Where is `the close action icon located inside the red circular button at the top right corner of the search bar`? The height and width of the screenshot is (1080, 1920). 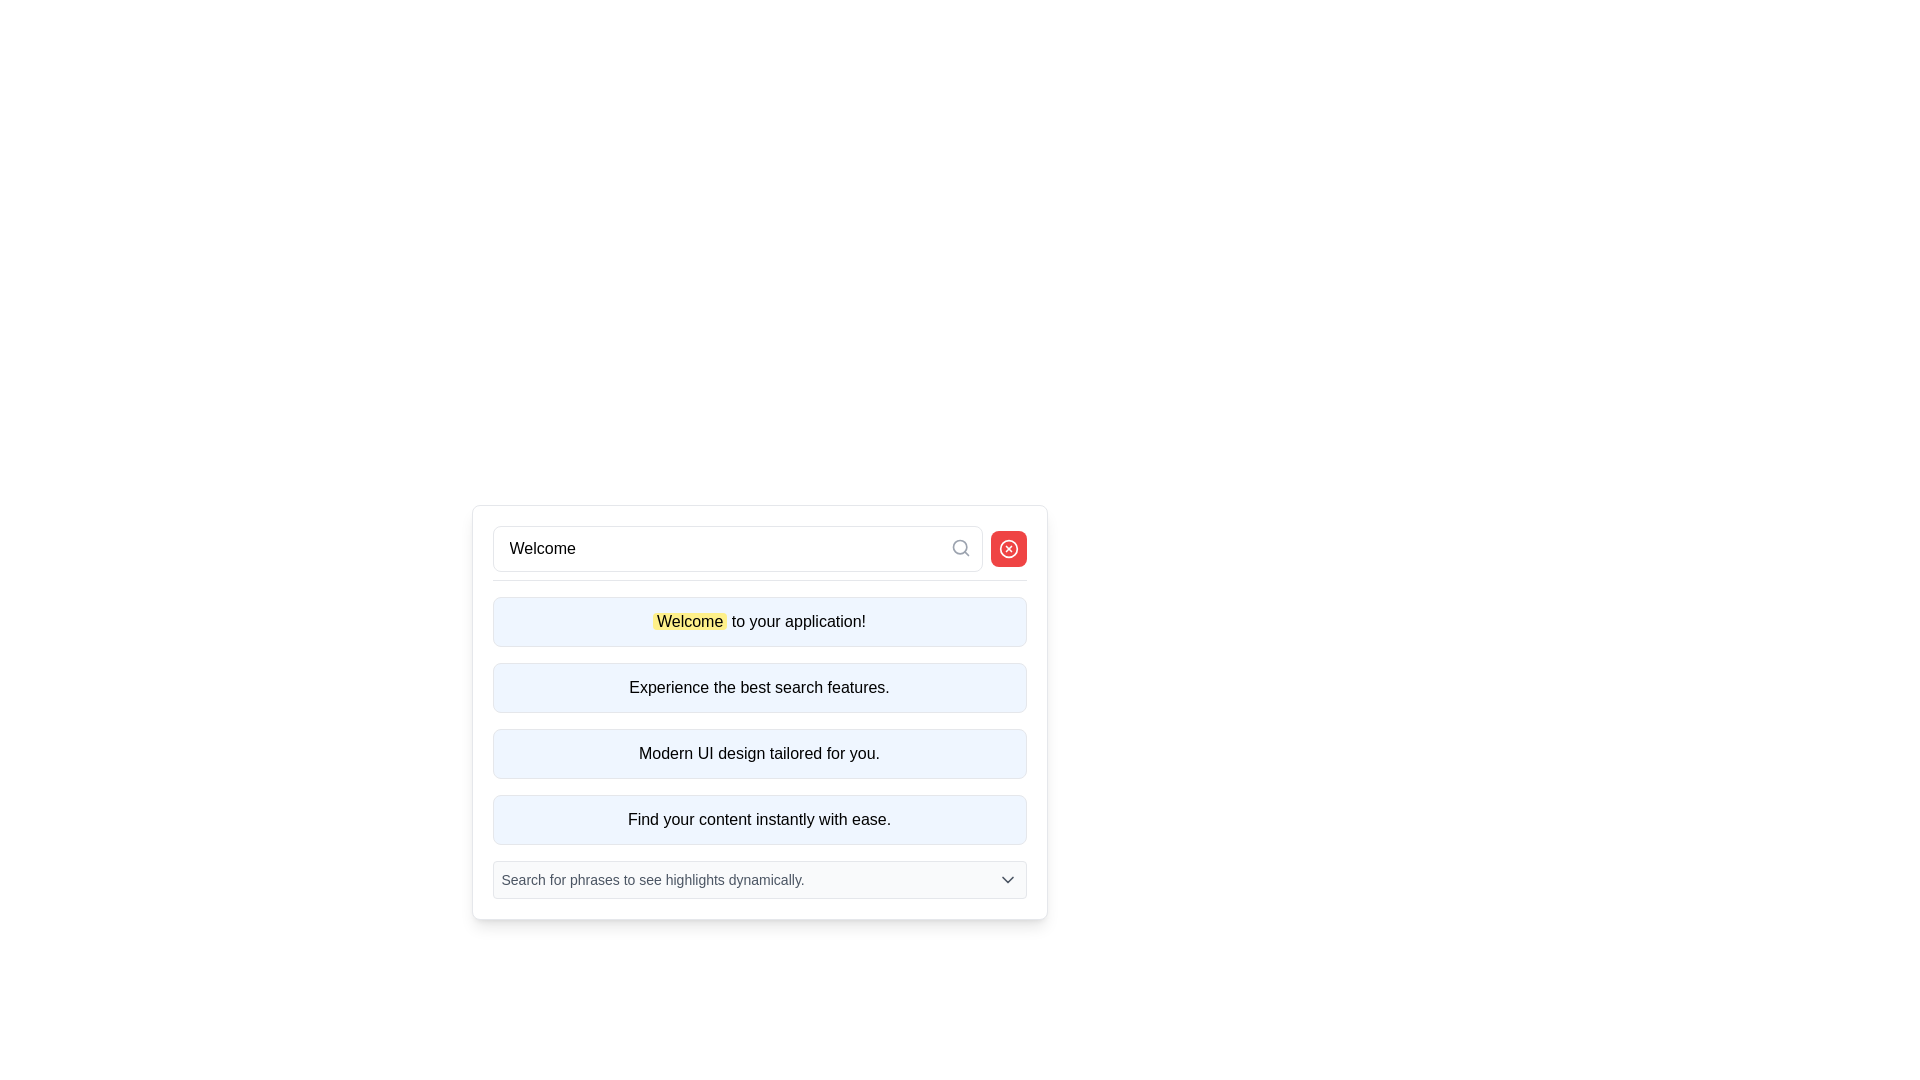
the close action icon located inside the red circular button at the top right corner of the search bar is located at coordinates (1008, 548).